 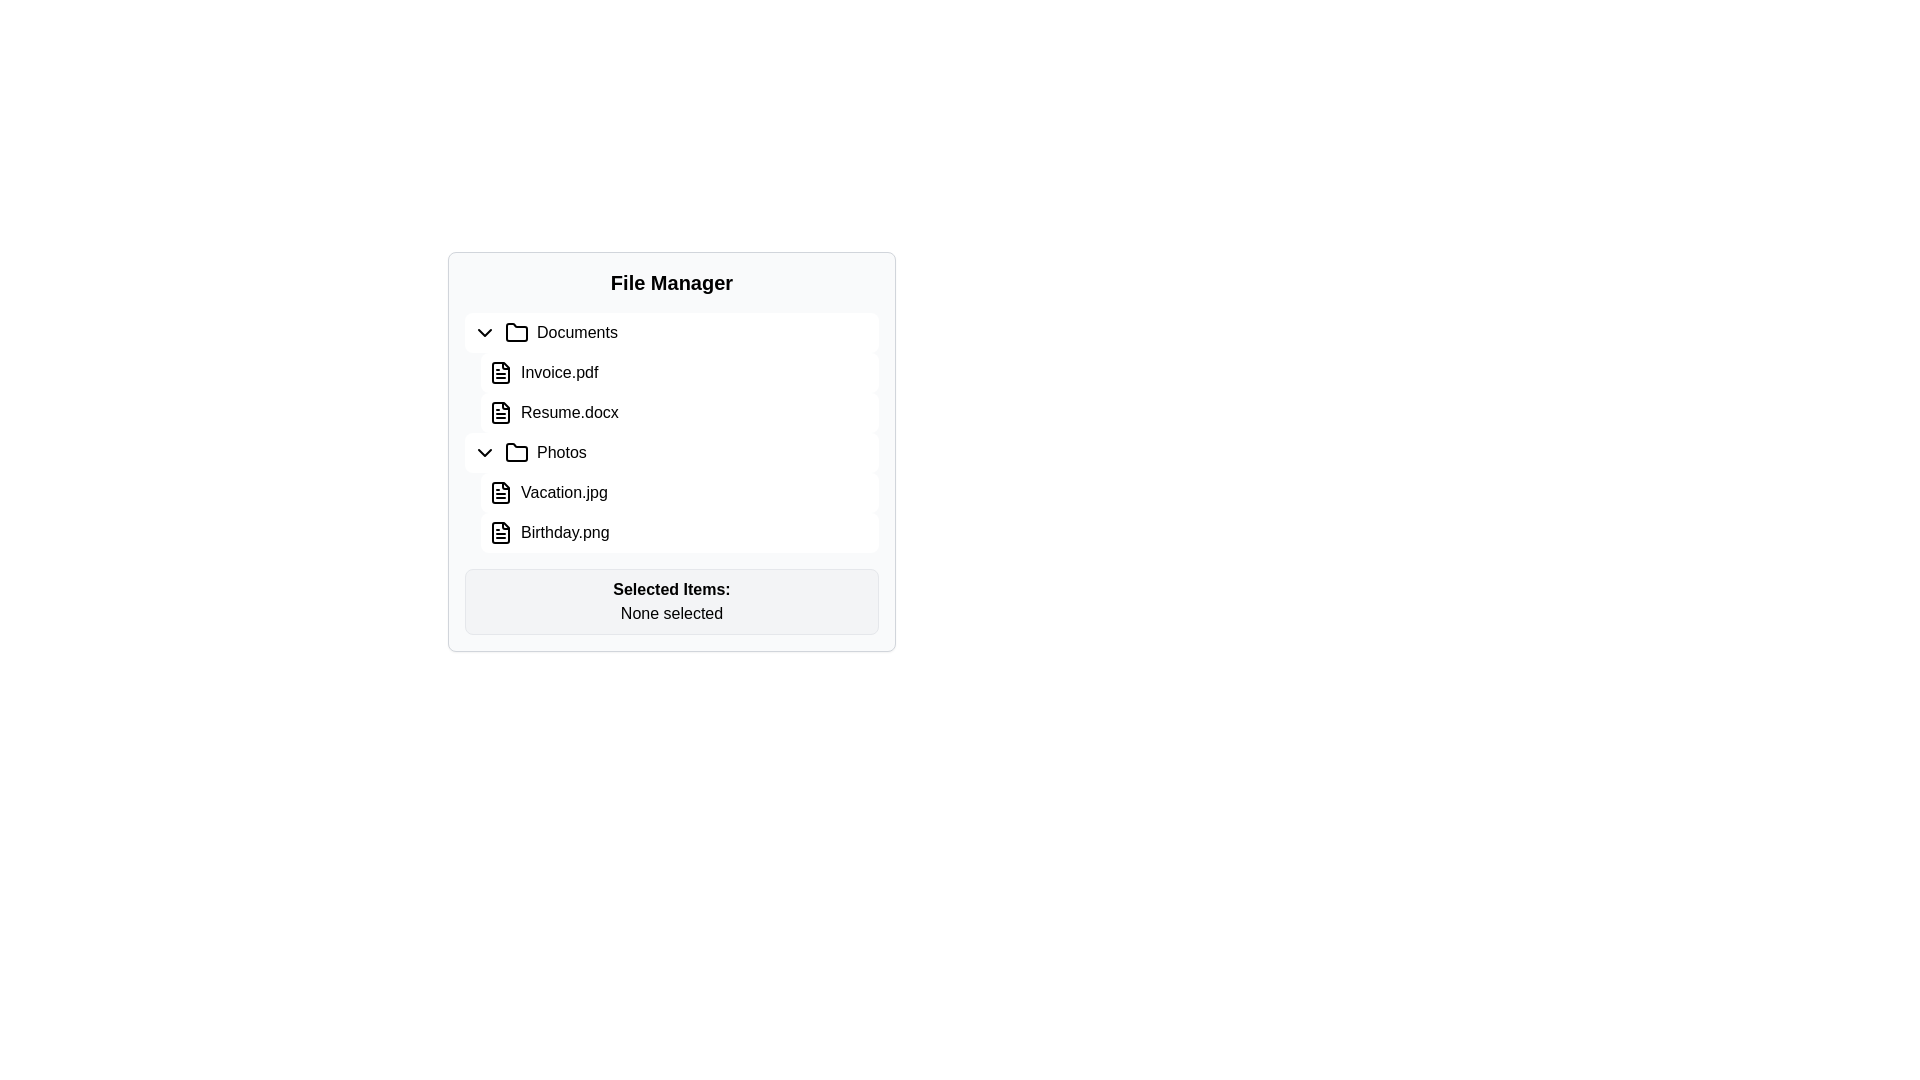 What do you see at coordinates (568, 411) in the screenshot?
I see `the text label for 'Resume.docx' in the Documents section of the File Manager` at bounding box center [568, 411].